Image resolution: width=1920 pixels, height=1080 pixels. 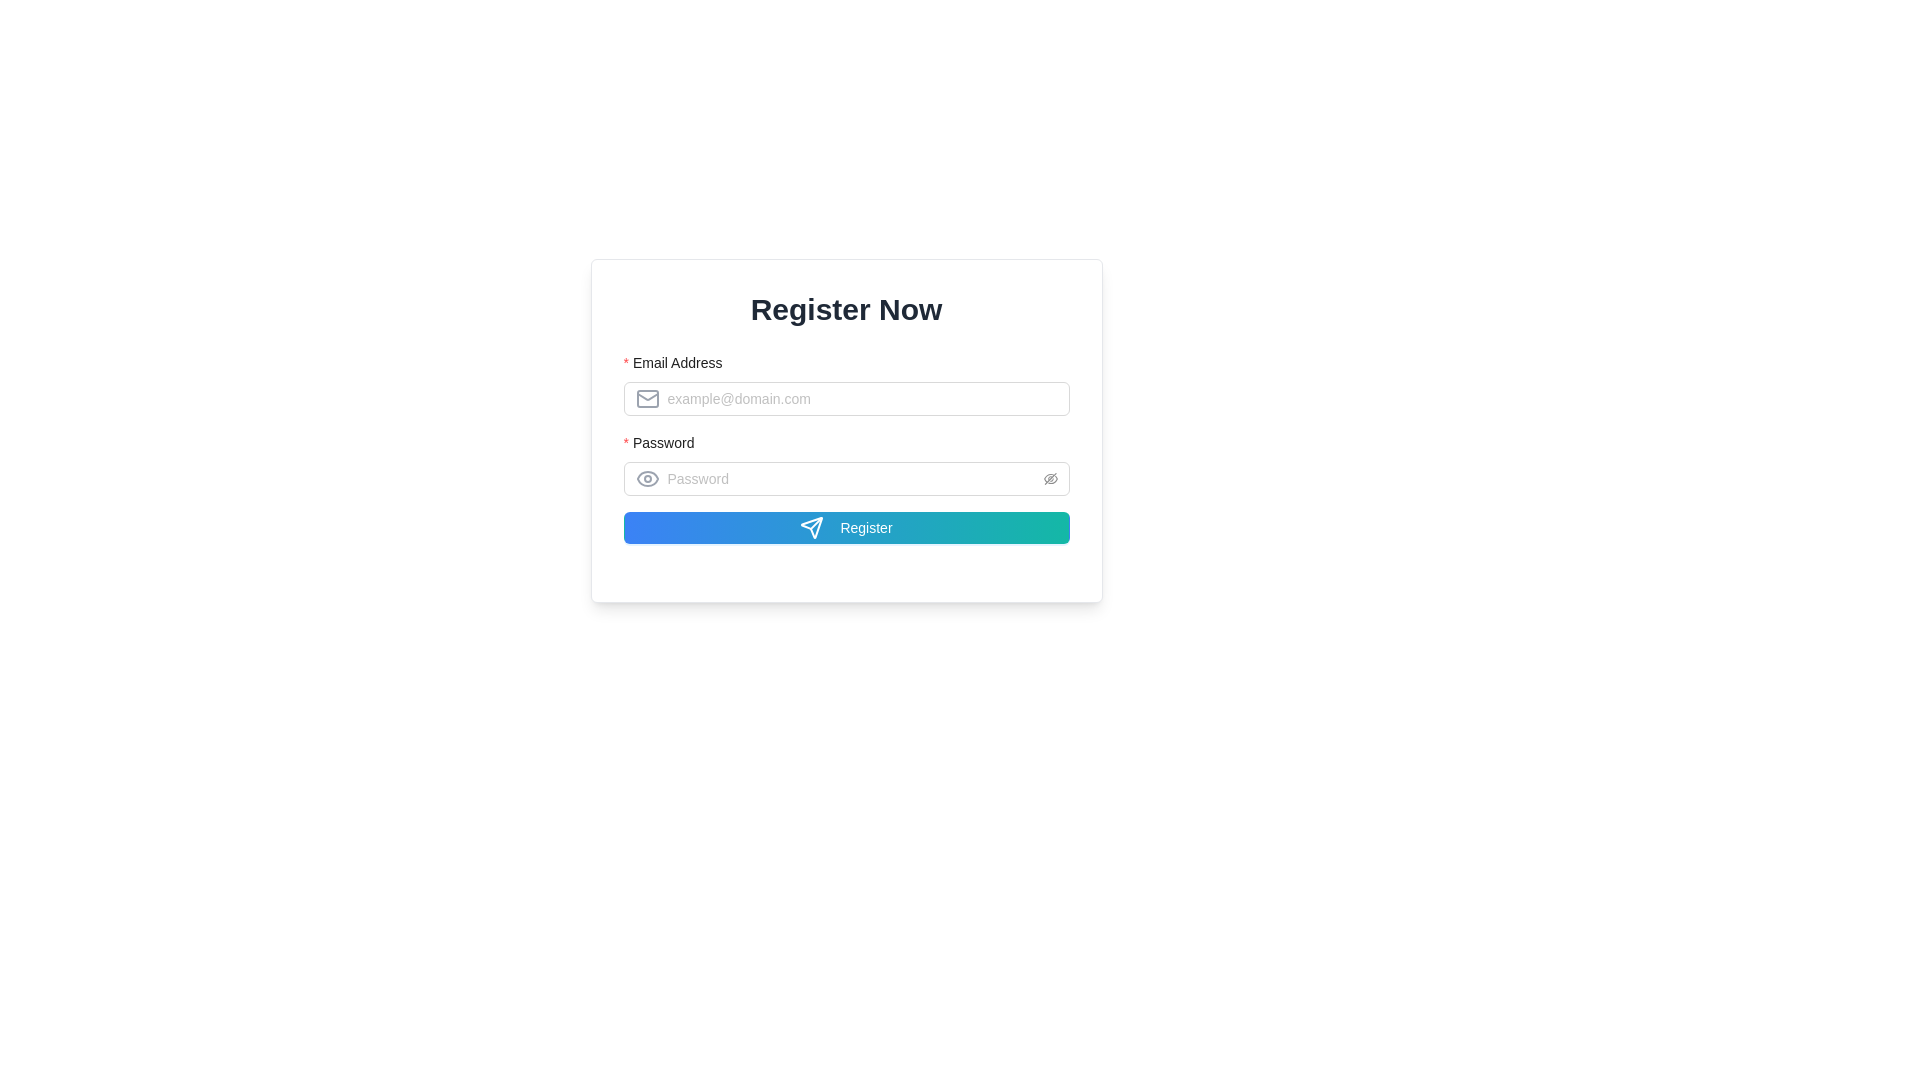 What do you see at coordinates (846, 446) in the screenshot?
I see `the associated input field for the password` at bounding box center [846, 446].